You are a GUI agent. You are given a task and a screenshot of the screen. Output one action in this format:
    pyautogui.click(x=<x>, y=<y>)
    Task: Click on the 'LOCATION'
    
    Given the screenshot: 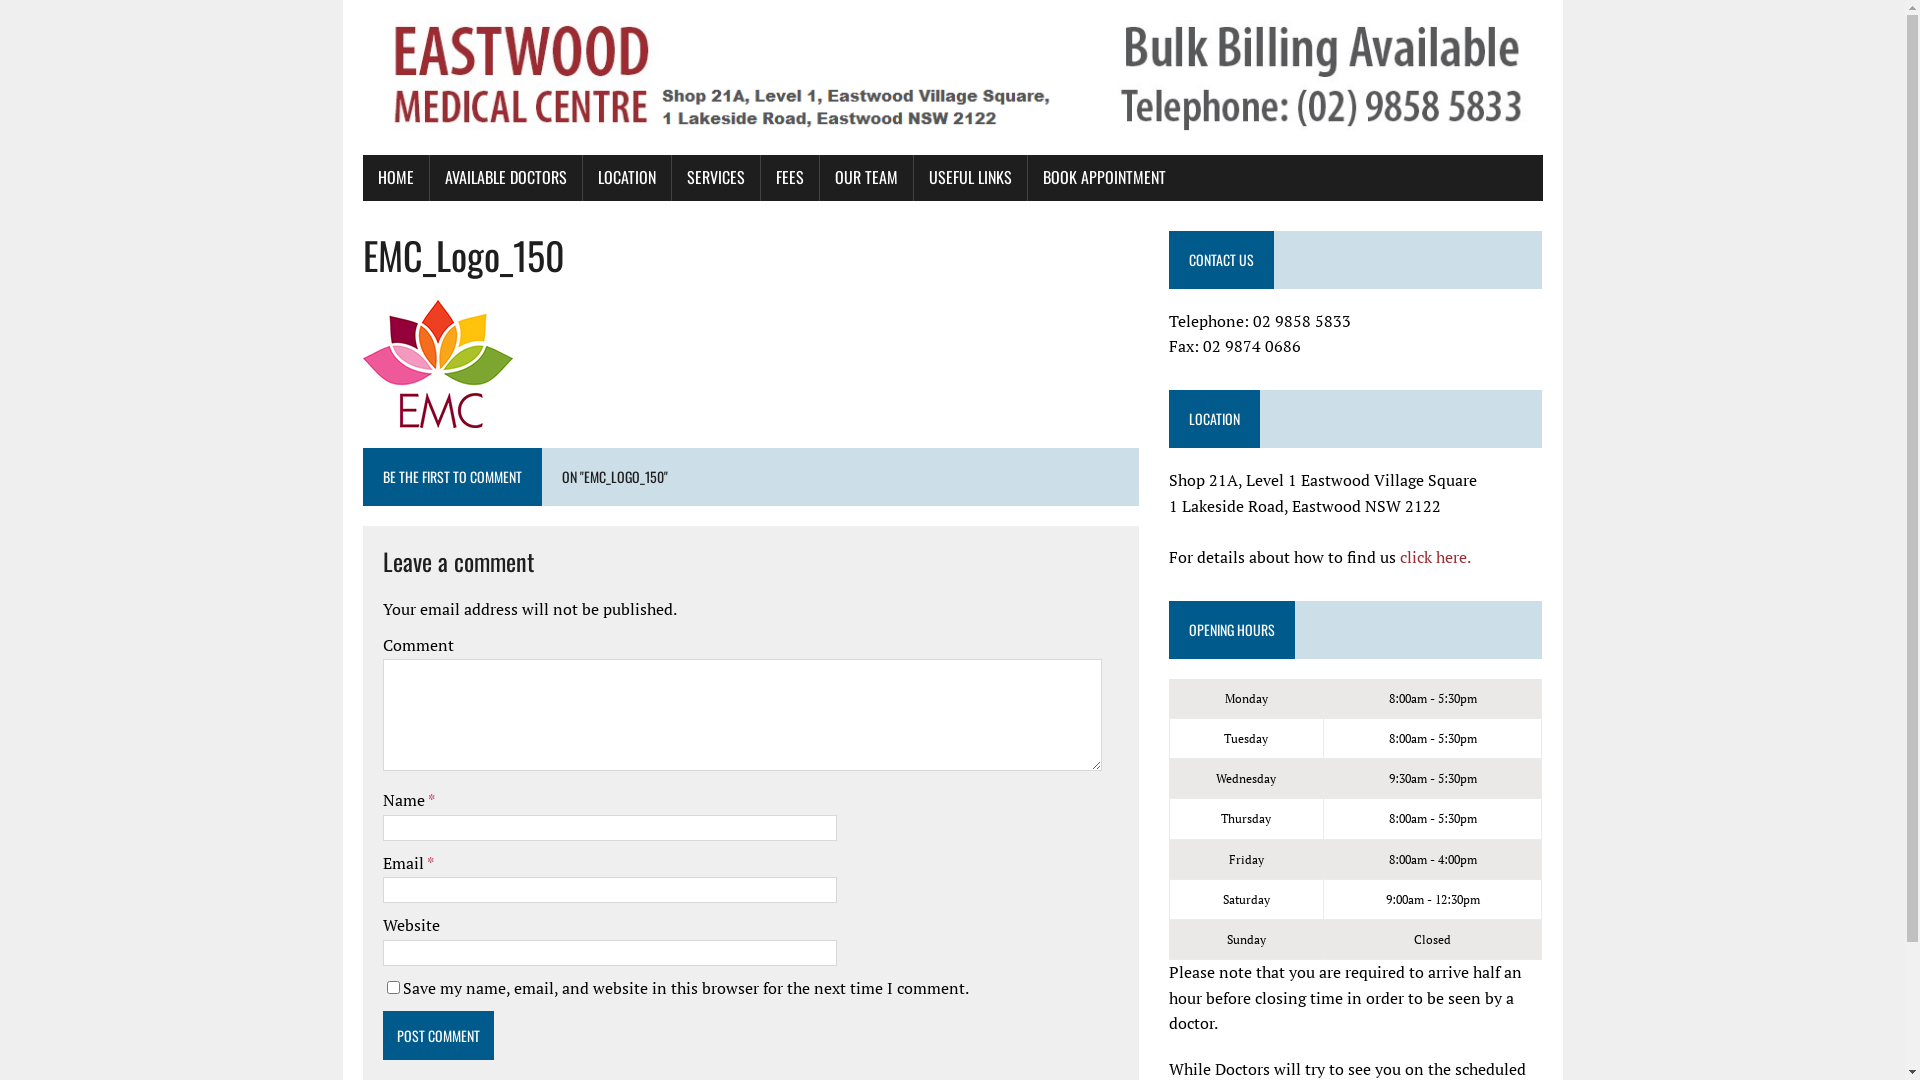 What is the action you would take?
    pyautogui.click(x=624, y=176)
    